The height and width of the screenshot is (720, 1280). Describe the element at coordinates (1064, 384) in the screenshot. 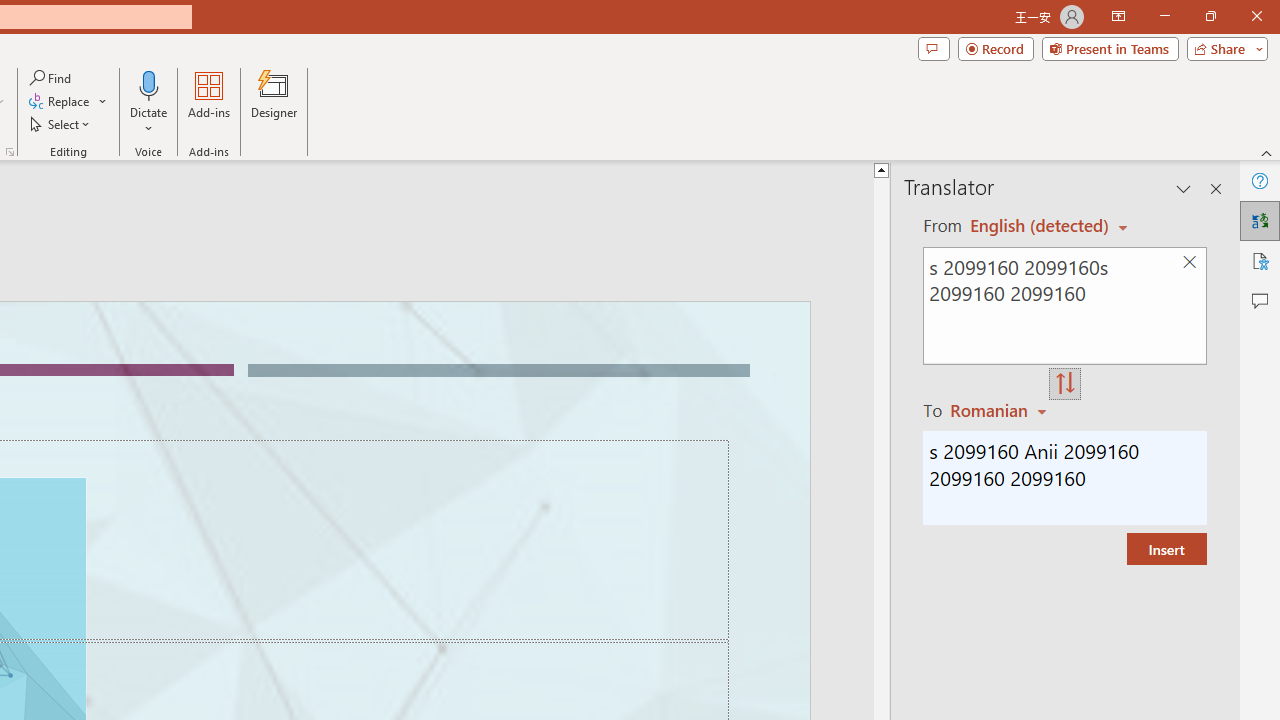

I see `'Swap "from" and "to" languages.'` at that location.